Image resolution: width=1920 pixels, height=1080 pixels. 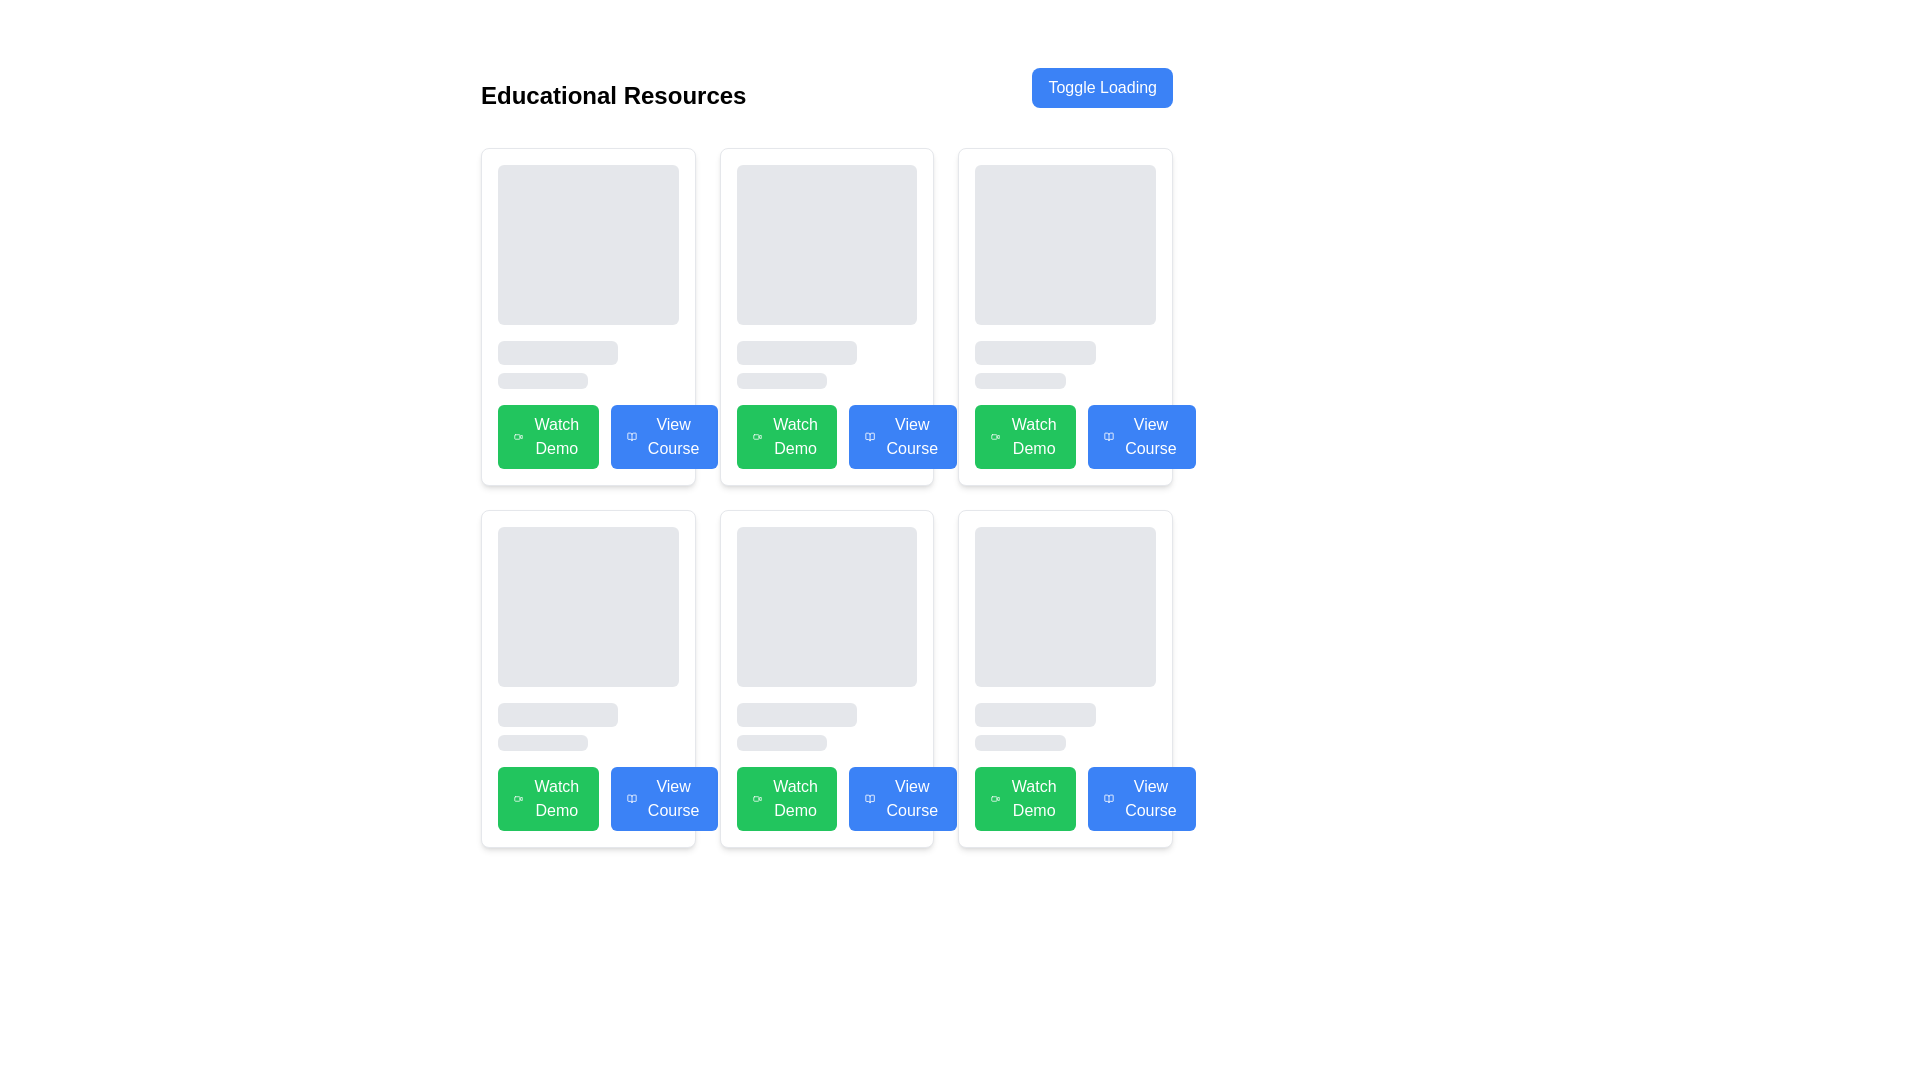 I want to click on the open book icon that is located at the leftmost part of the blue 'View Course' button in the bottom-right corner of the grid layout, so click(x=1108, y=797).